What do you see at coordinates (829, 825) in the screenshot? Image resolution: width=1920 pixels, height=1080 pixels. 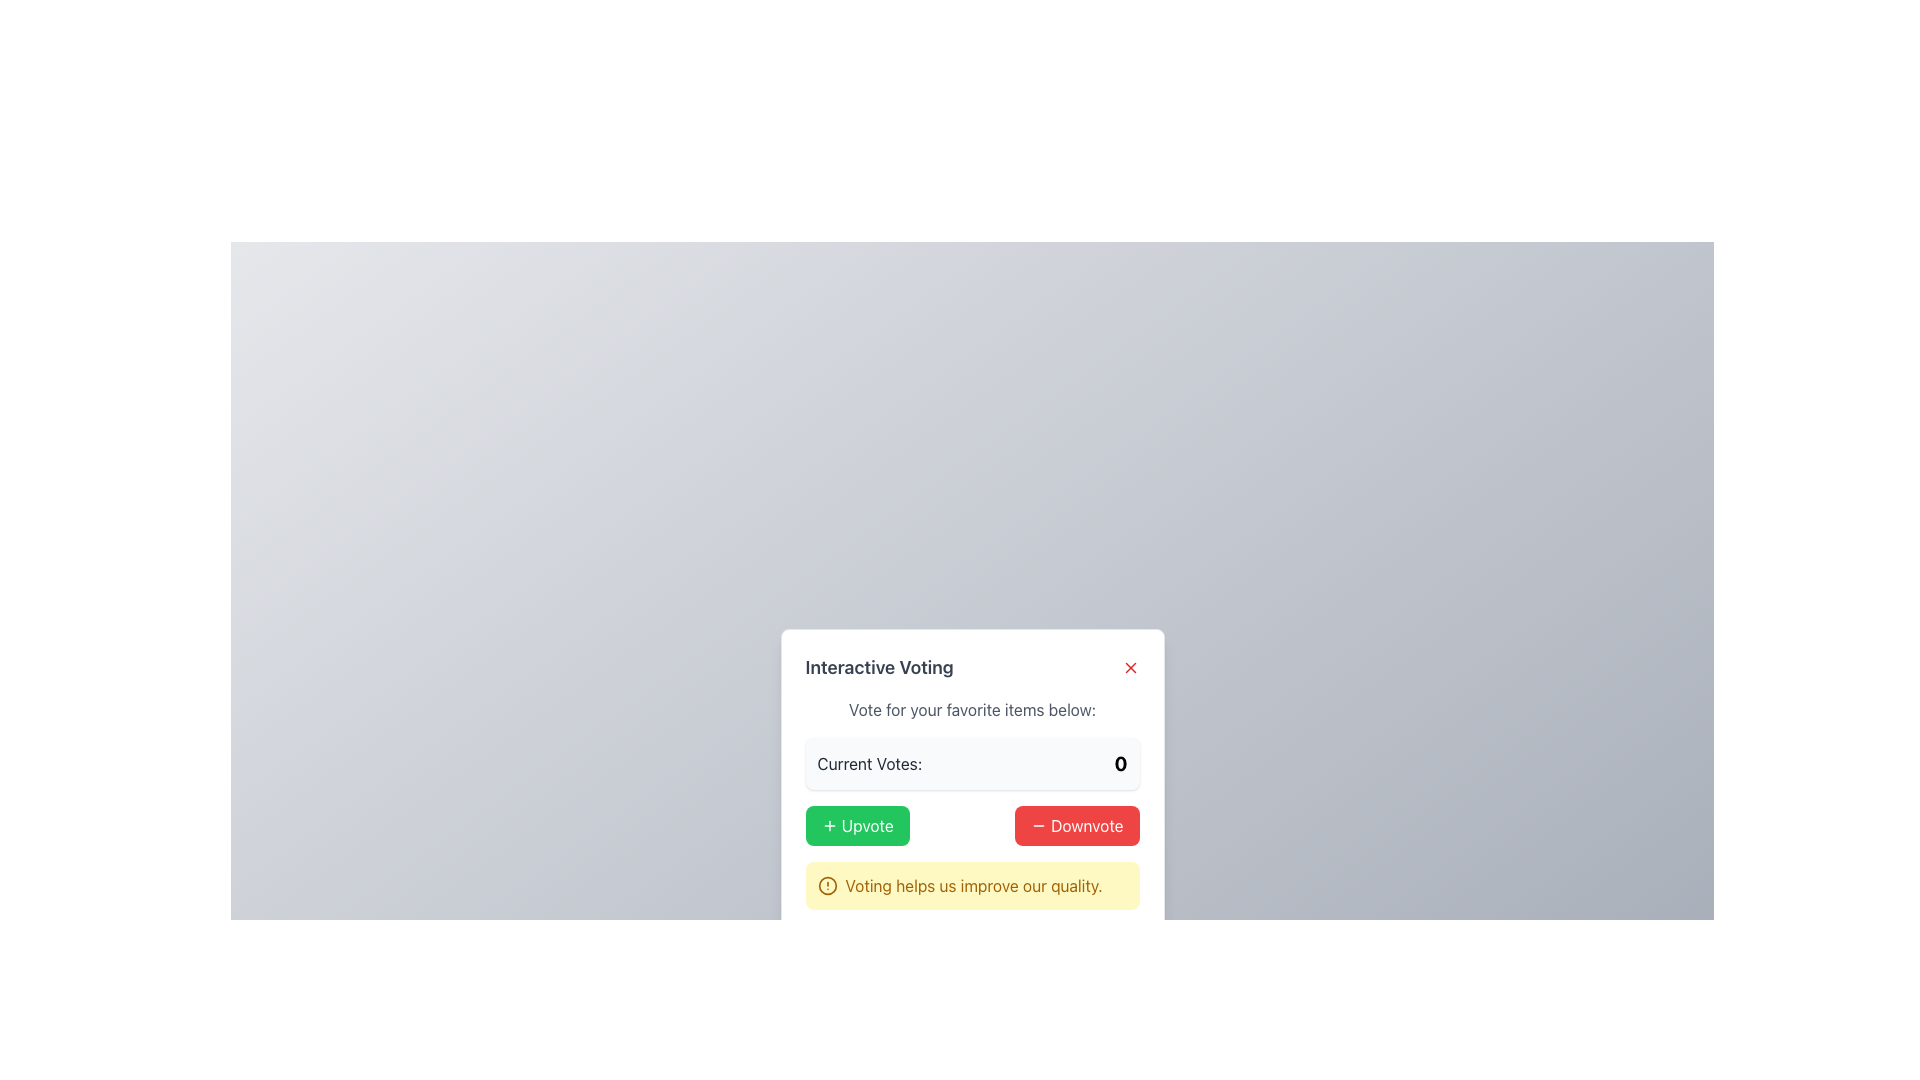 I see `the plus sign icon located at the center-left of the 'Upvote' button` at bounding box center [829, 825].